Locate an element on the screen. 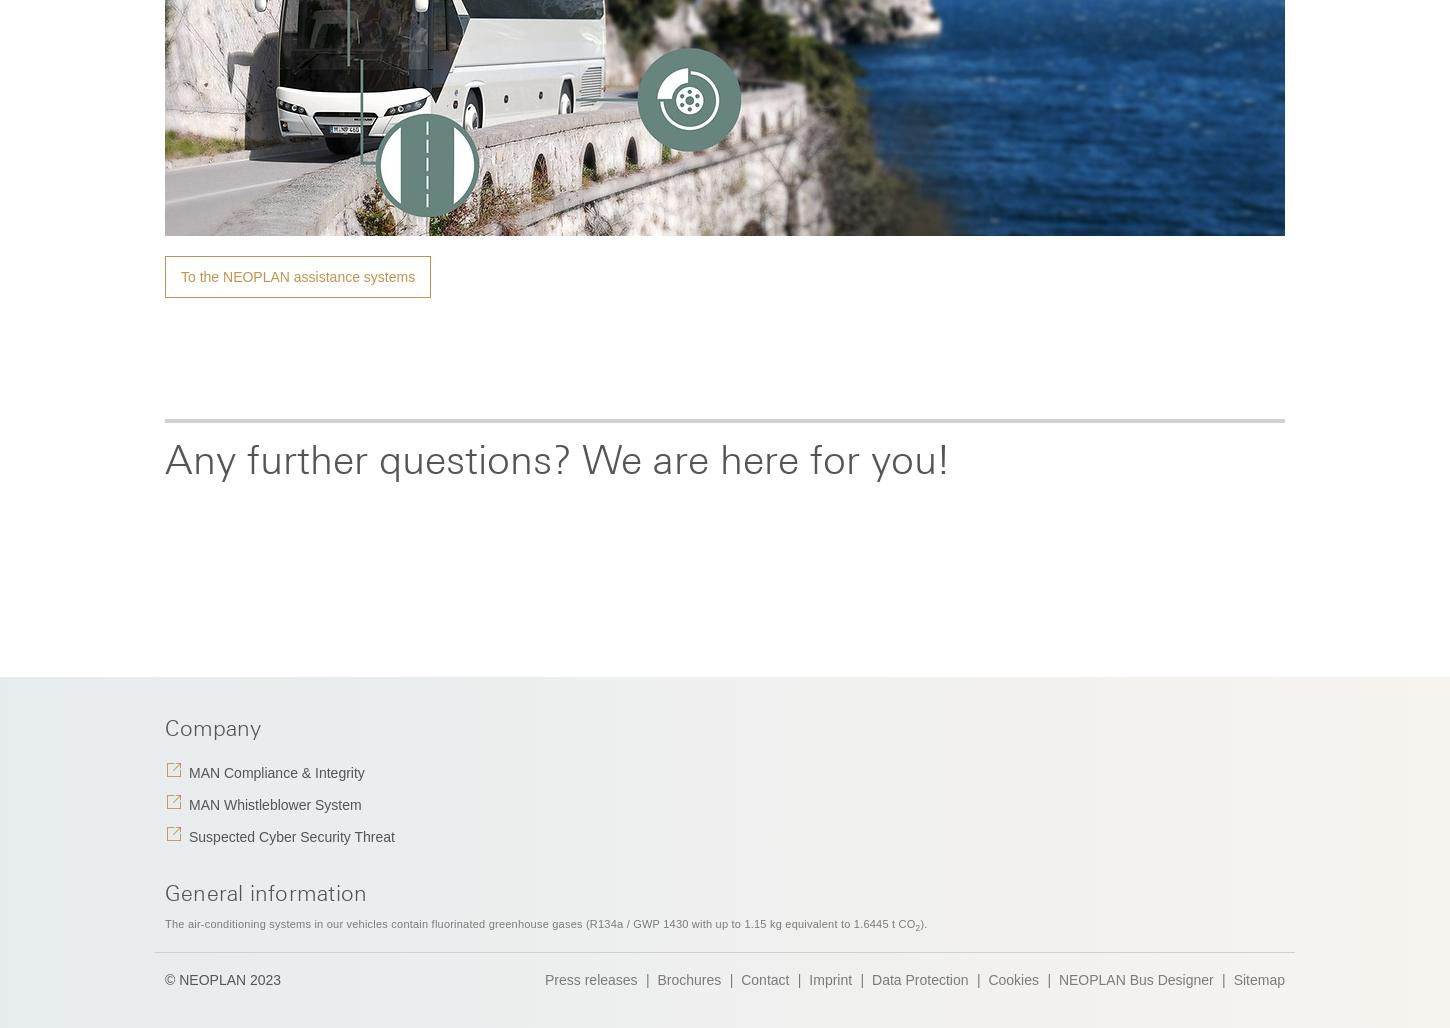 This screenshot has height=1028, width=1450. 'Any further questions? We are here for you!' is located at coordinates (557, 459).